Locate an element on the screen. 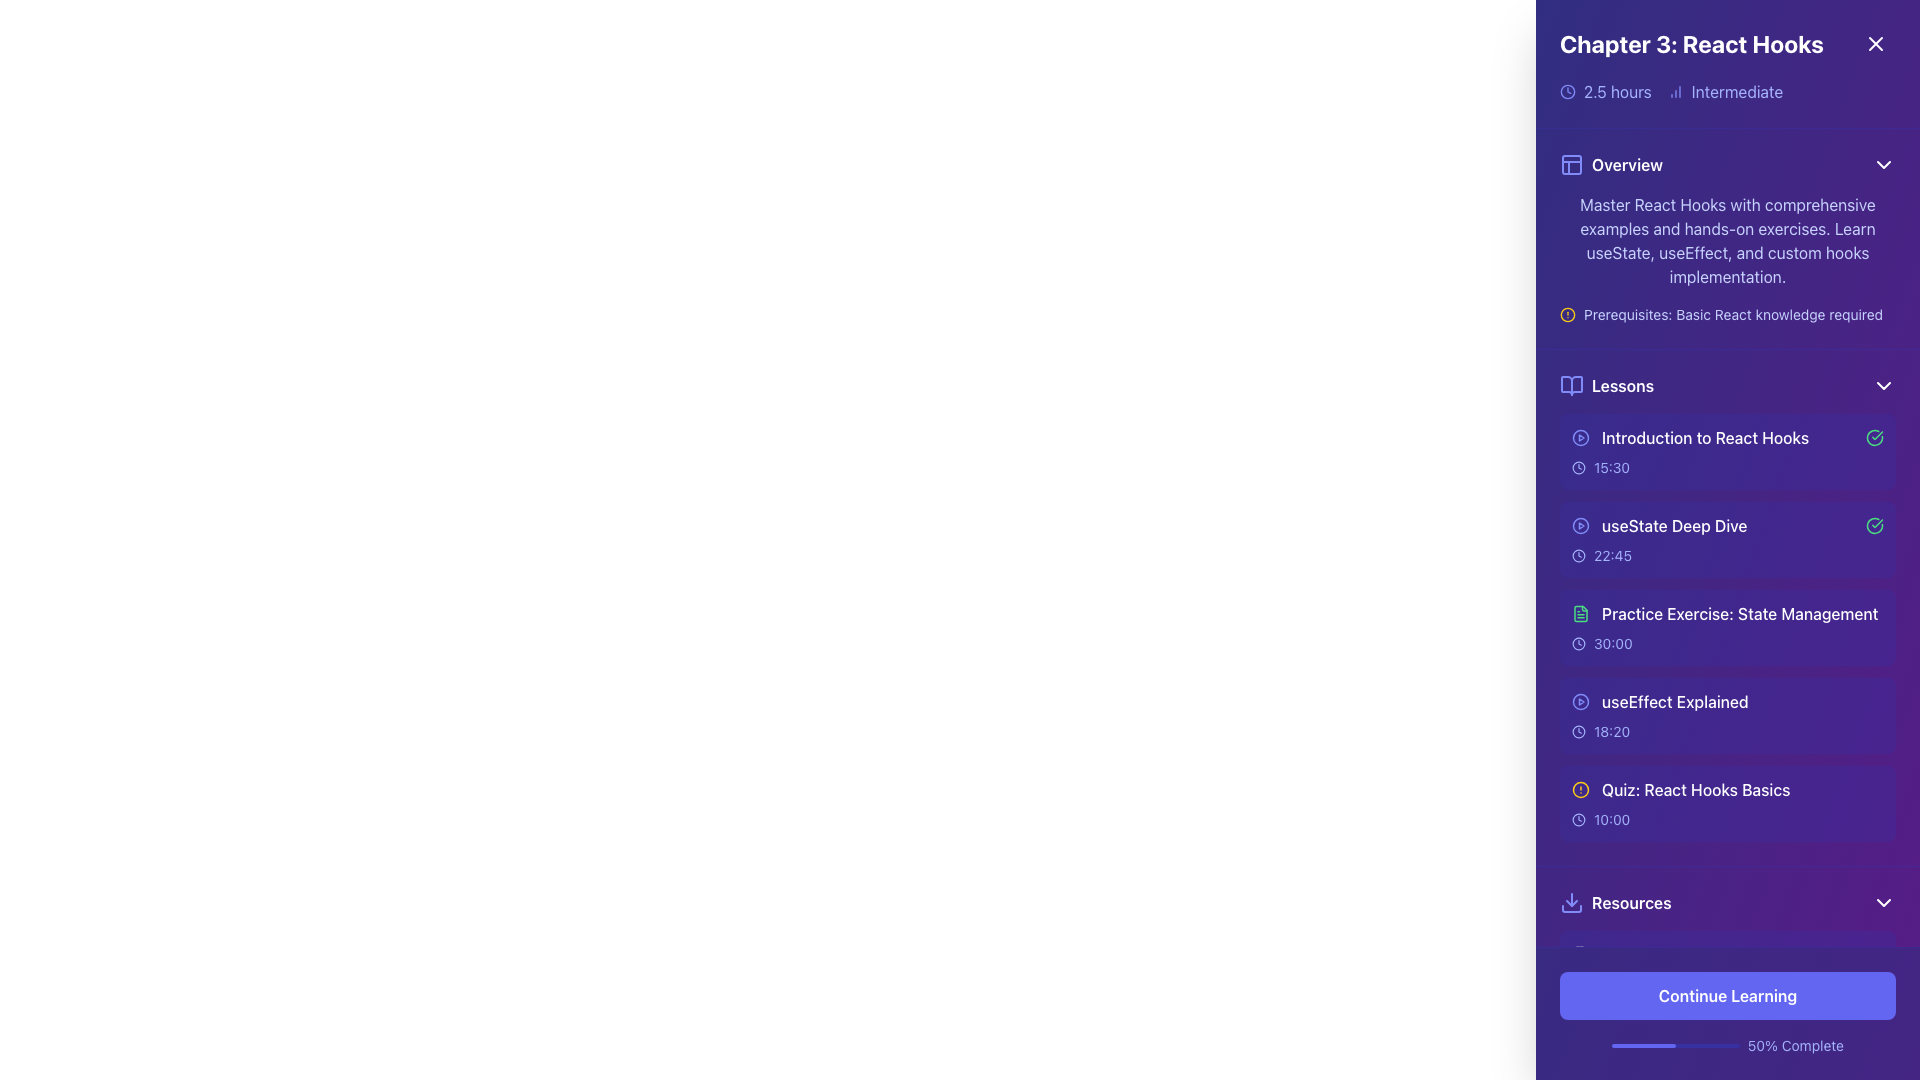  the 'Continue Learning' button, which is a rectangular button with indigo-blue gradient colors and white text, located in the bottom section of the right sidebar panel, above the '50% Complete' progress bar is located at coordinates (1727, 995).